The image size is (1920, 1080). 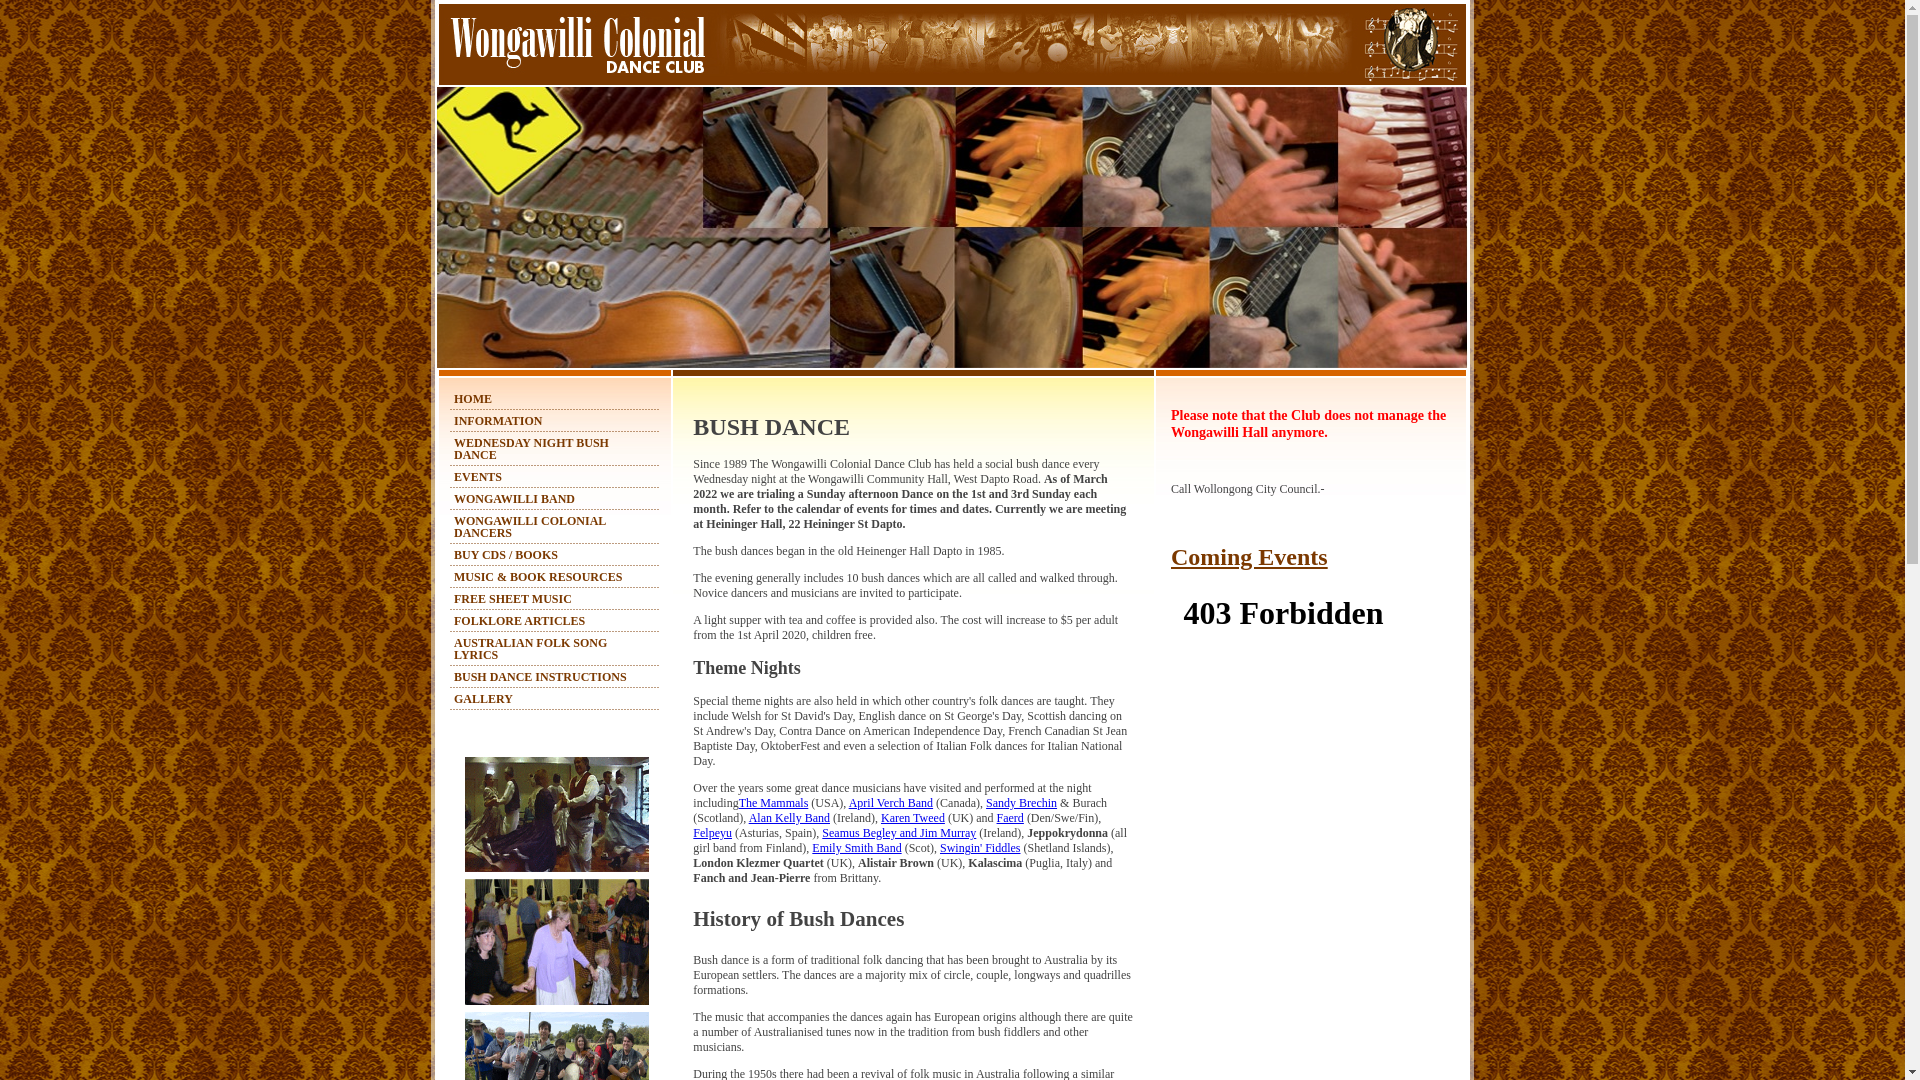 I want to click on 'April Verch Band', so click(x=849, y=801).